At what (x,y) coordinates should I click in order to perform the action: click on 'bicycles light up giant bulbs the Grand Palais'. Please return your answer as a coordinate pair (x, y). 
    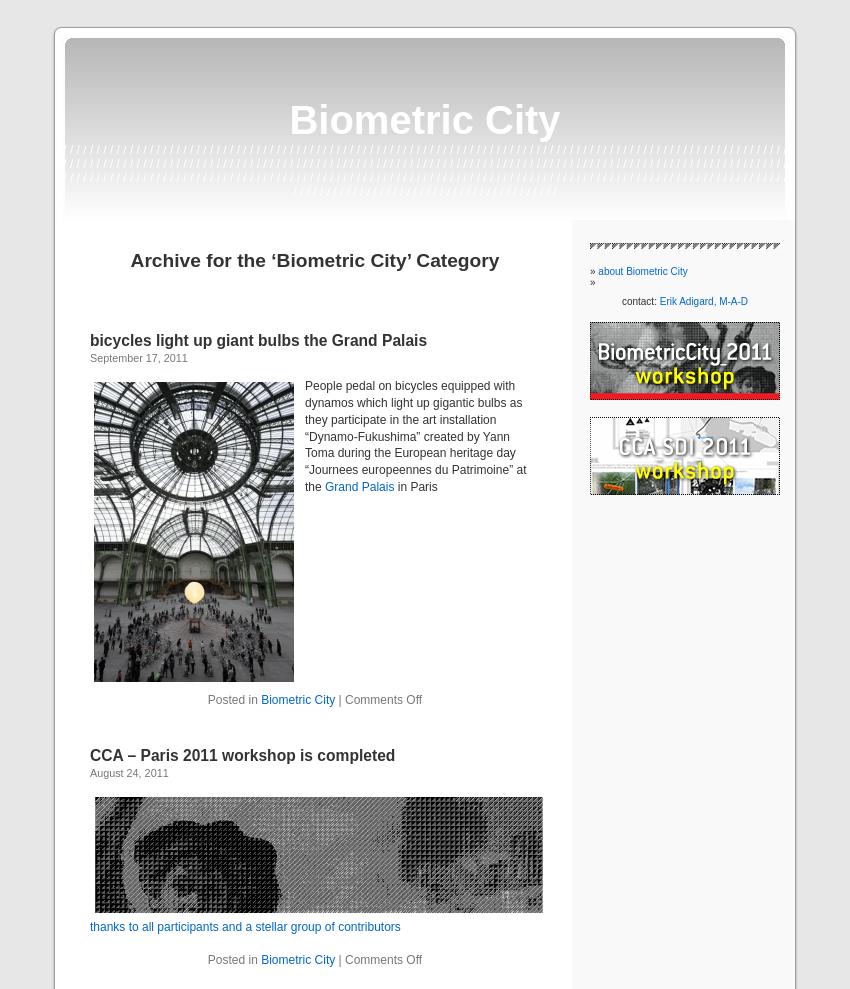
    Looking at the image, I should click on (257, 339).